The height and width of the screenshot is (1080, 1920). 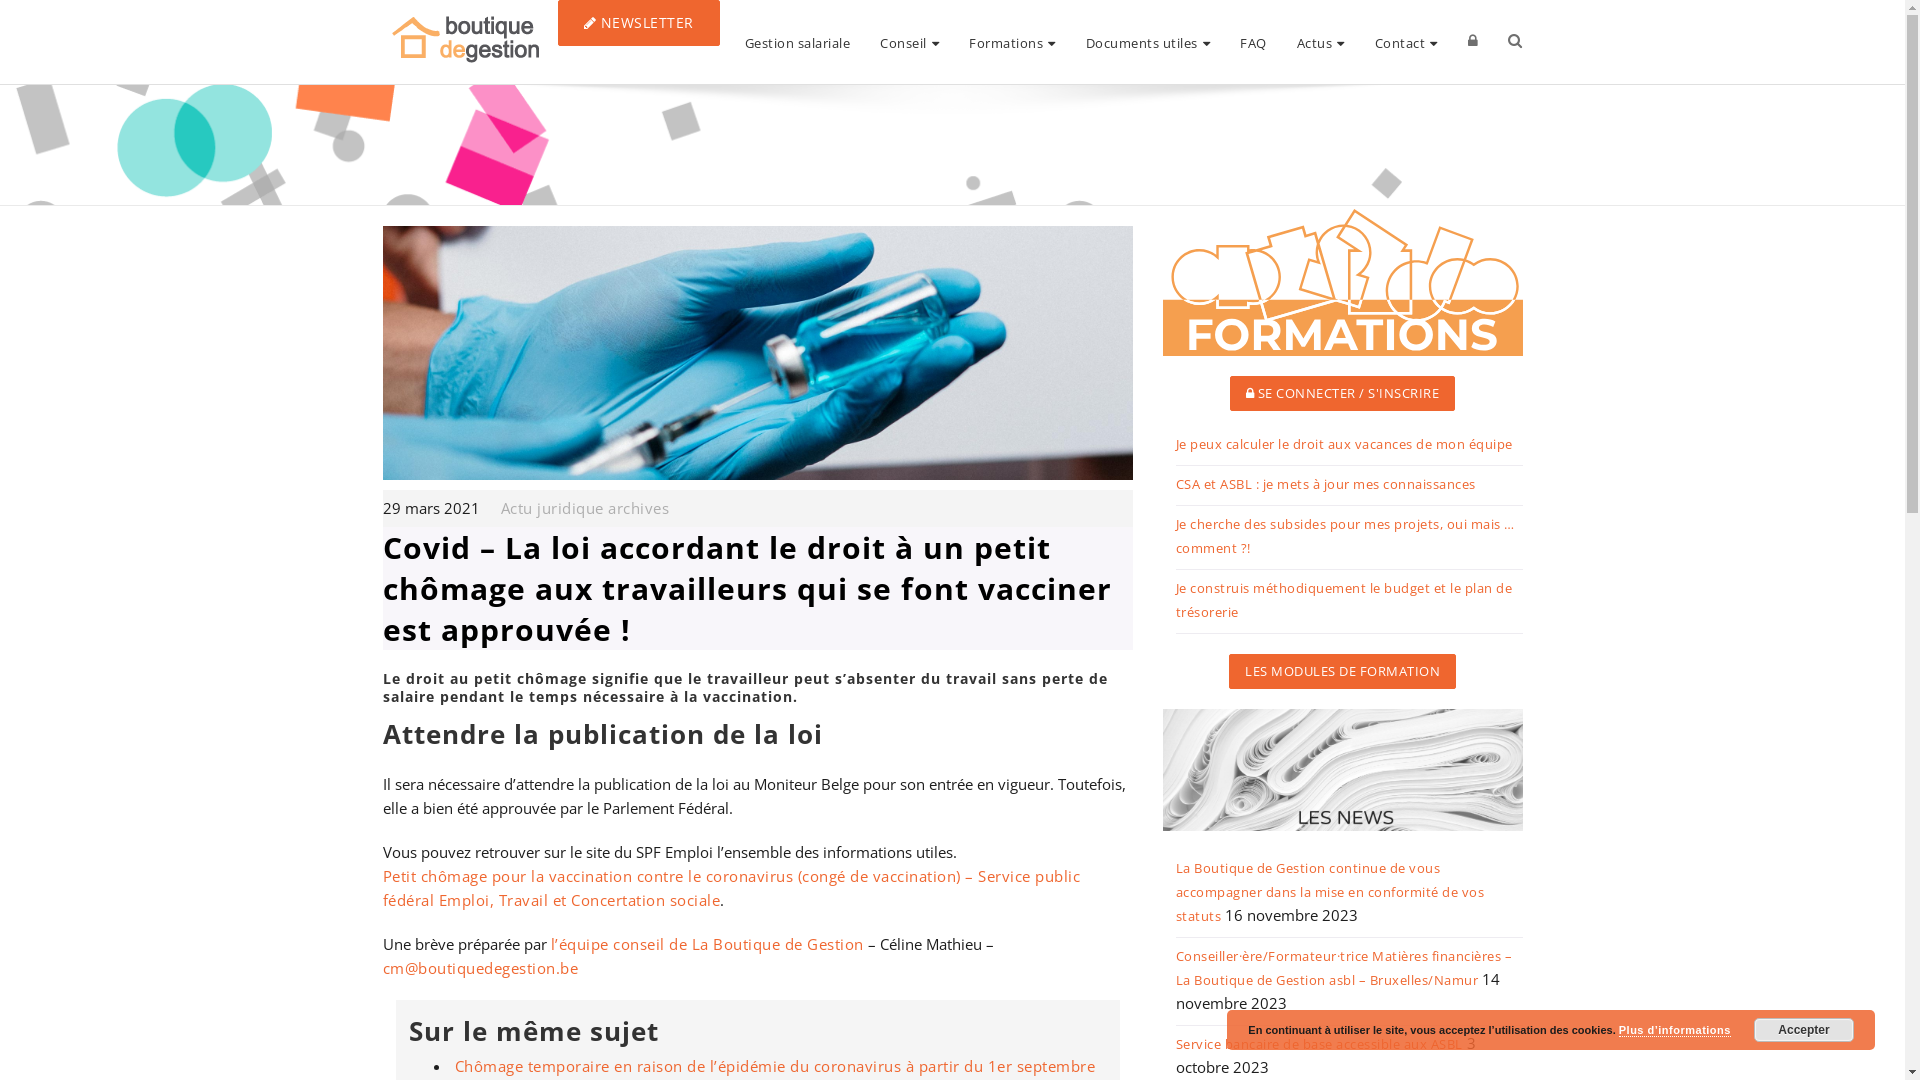 I want to click on 'FAQ', so click(x=1252, y=41).